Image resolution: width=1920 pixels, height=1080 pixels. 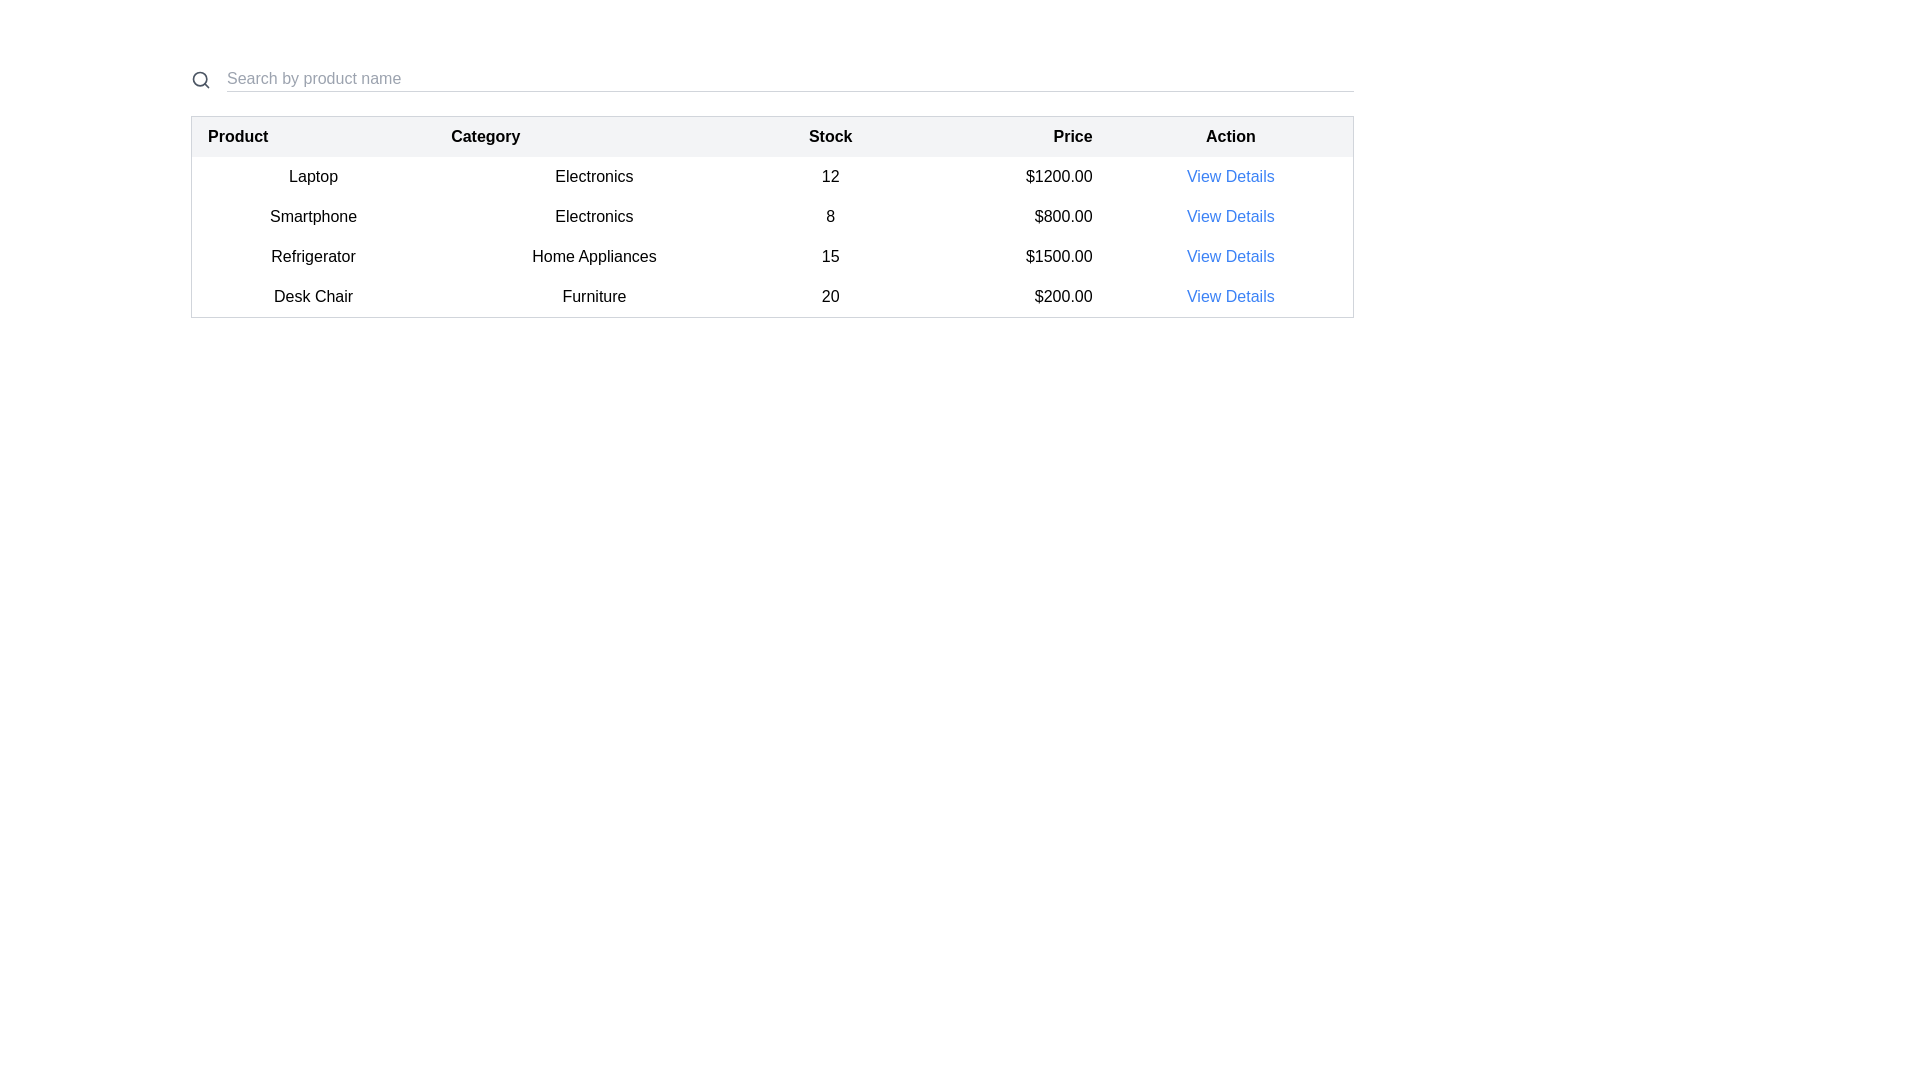 I want to click on the 'Desk Chair' text label element located in the fourth row of the 'Product' column in a table layout, so click(x=312, y=297).